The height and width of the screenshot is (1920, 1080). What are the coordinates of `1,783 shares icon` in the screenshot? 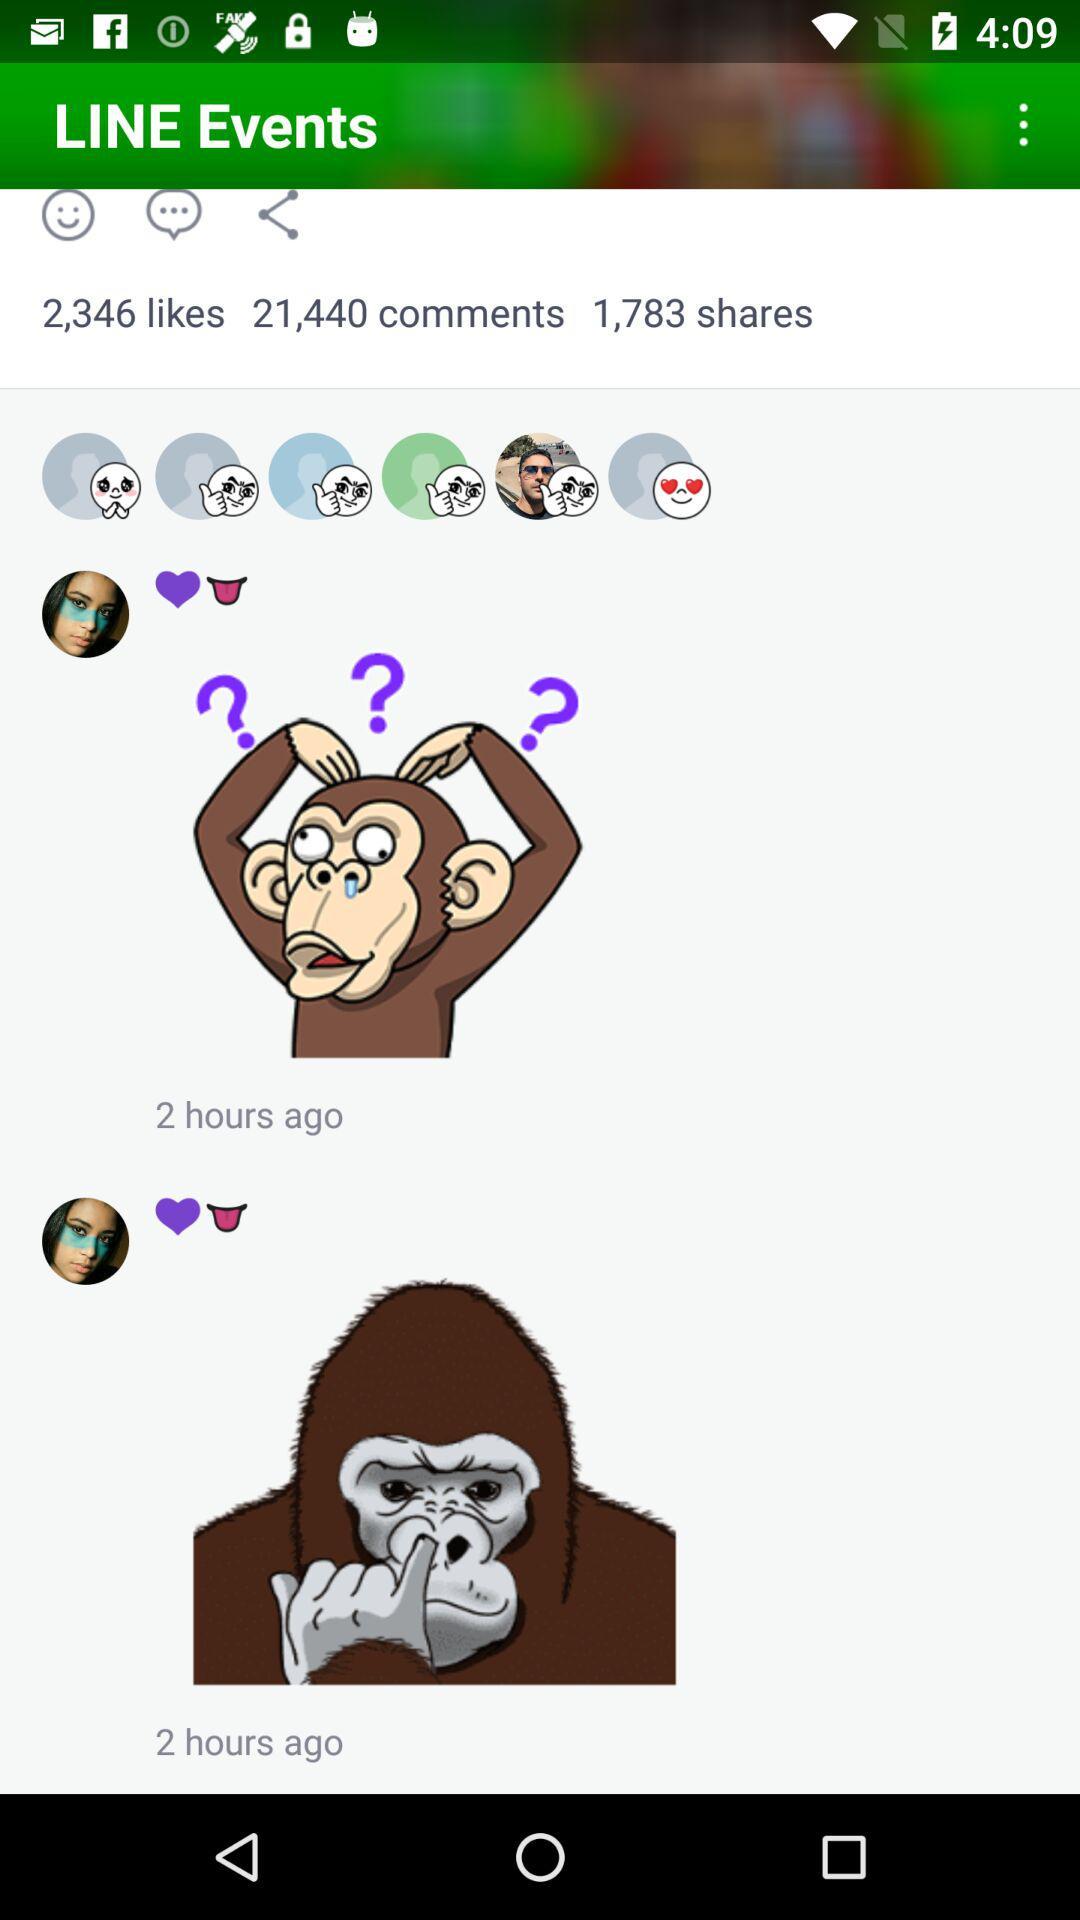 It's located at (701, 312).